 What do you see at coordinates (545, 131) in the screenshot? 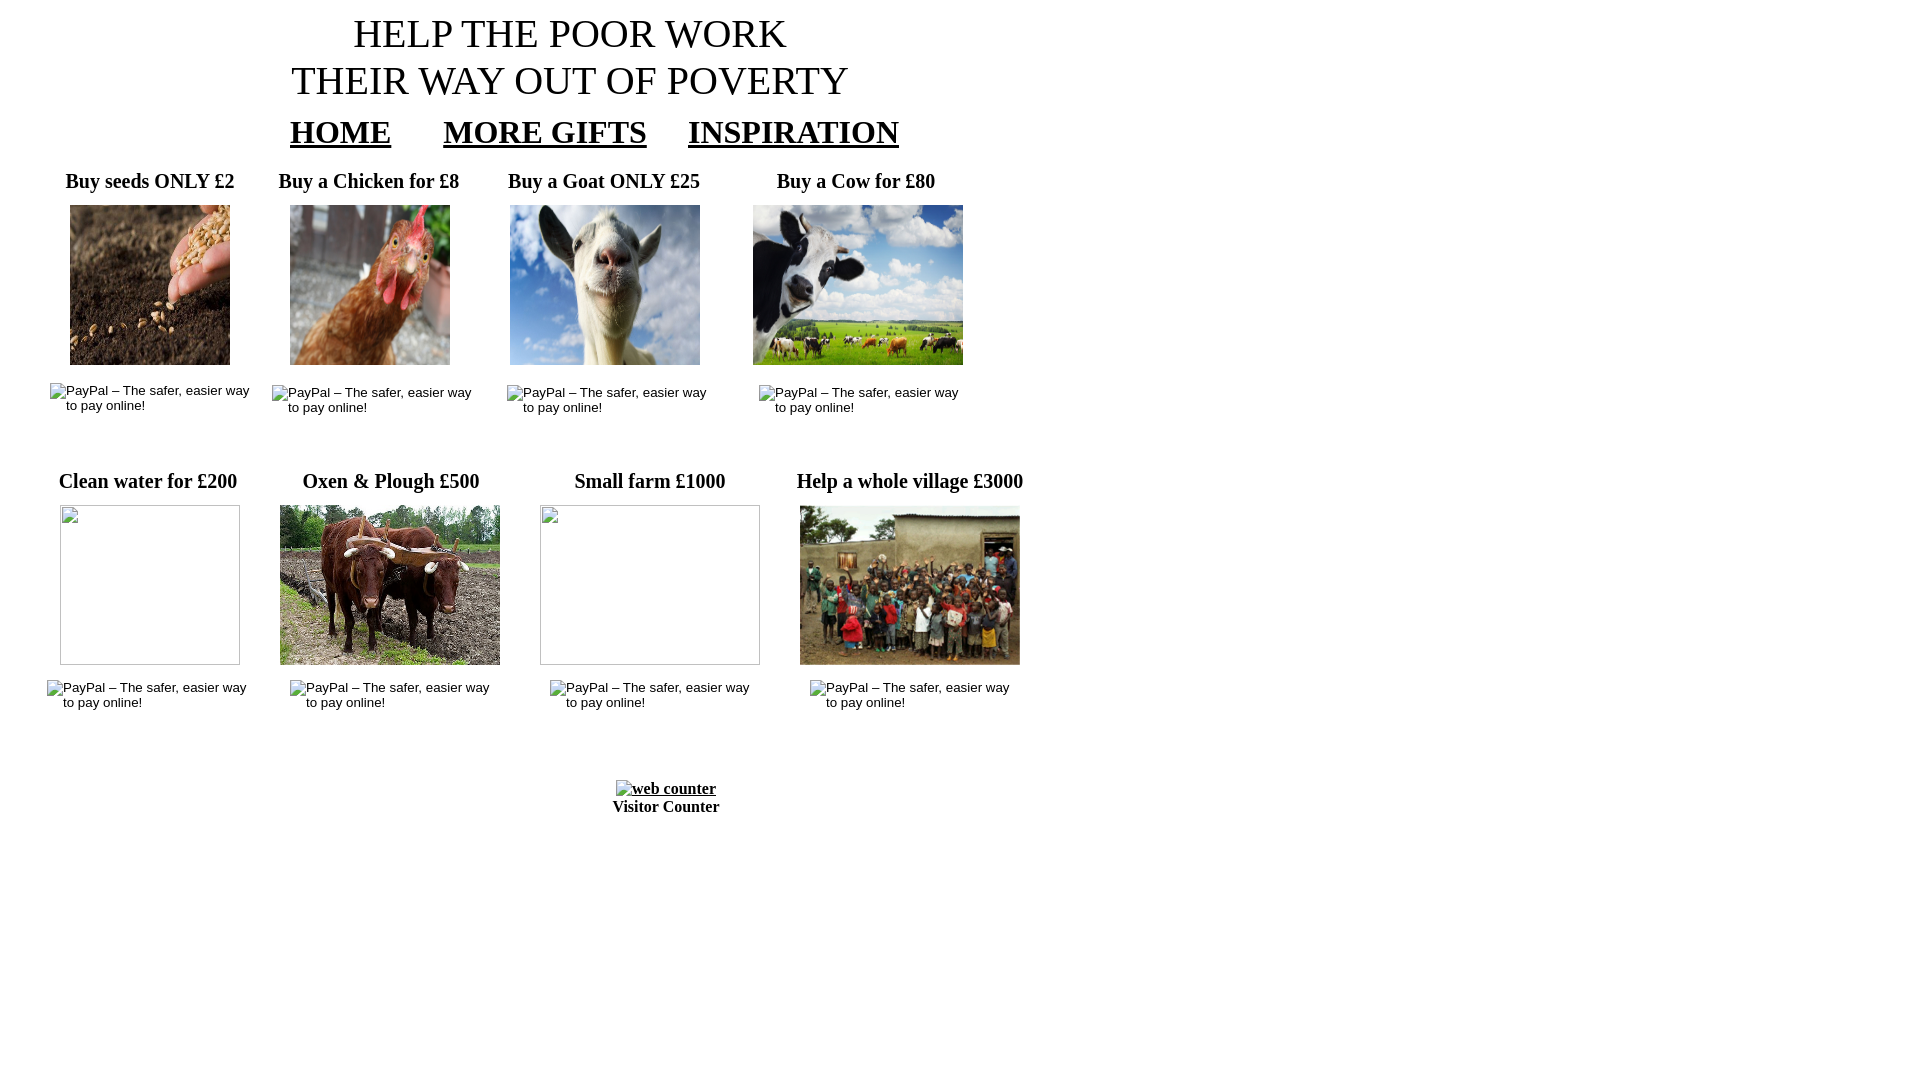
I see `'MORE GIFTS'` at bounding box center [545, 131].